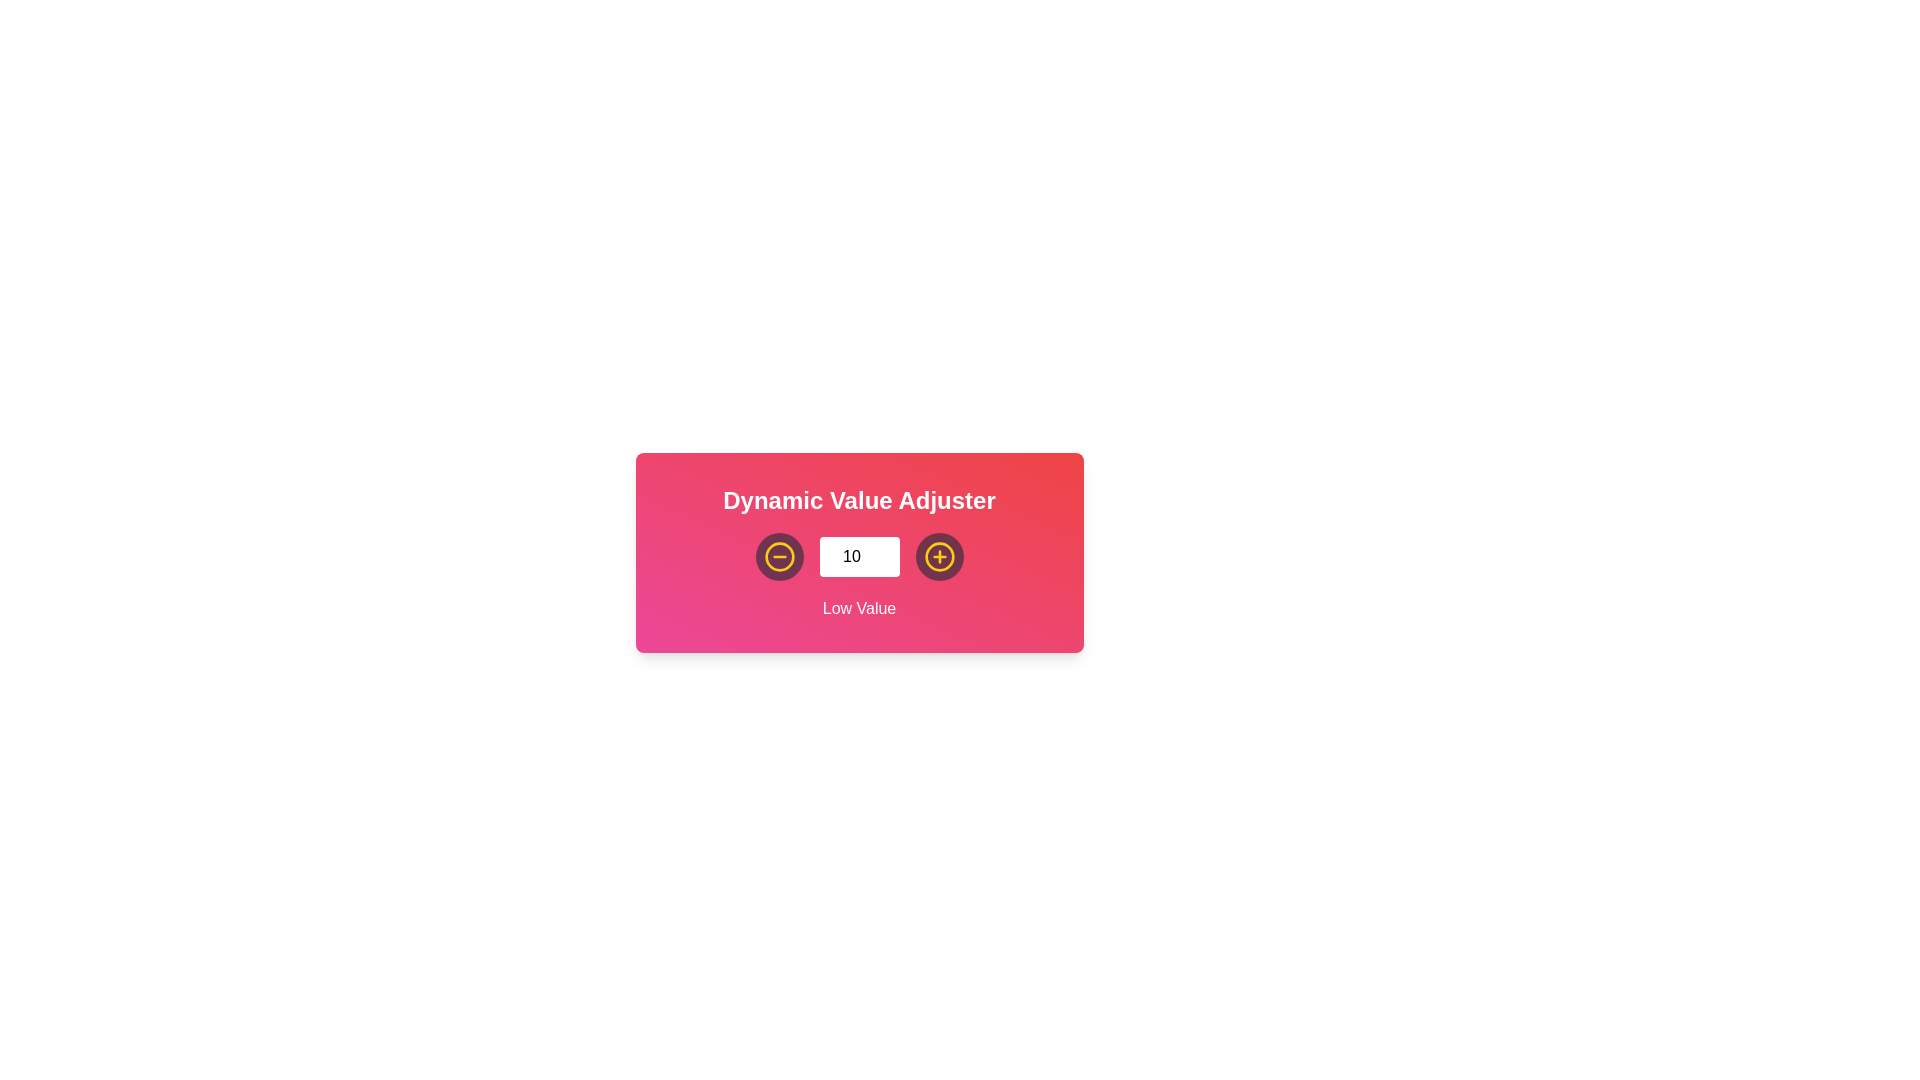 This screenshot has width=1920, height=1080. What do you see at coordinates (859, 500) in the screenshot?
I see `the bold and large text label 'Dynamic Value Adjuster' displayed at the top of the card-like structure with a pink to red gradient background` at bounding box center [859, 500].